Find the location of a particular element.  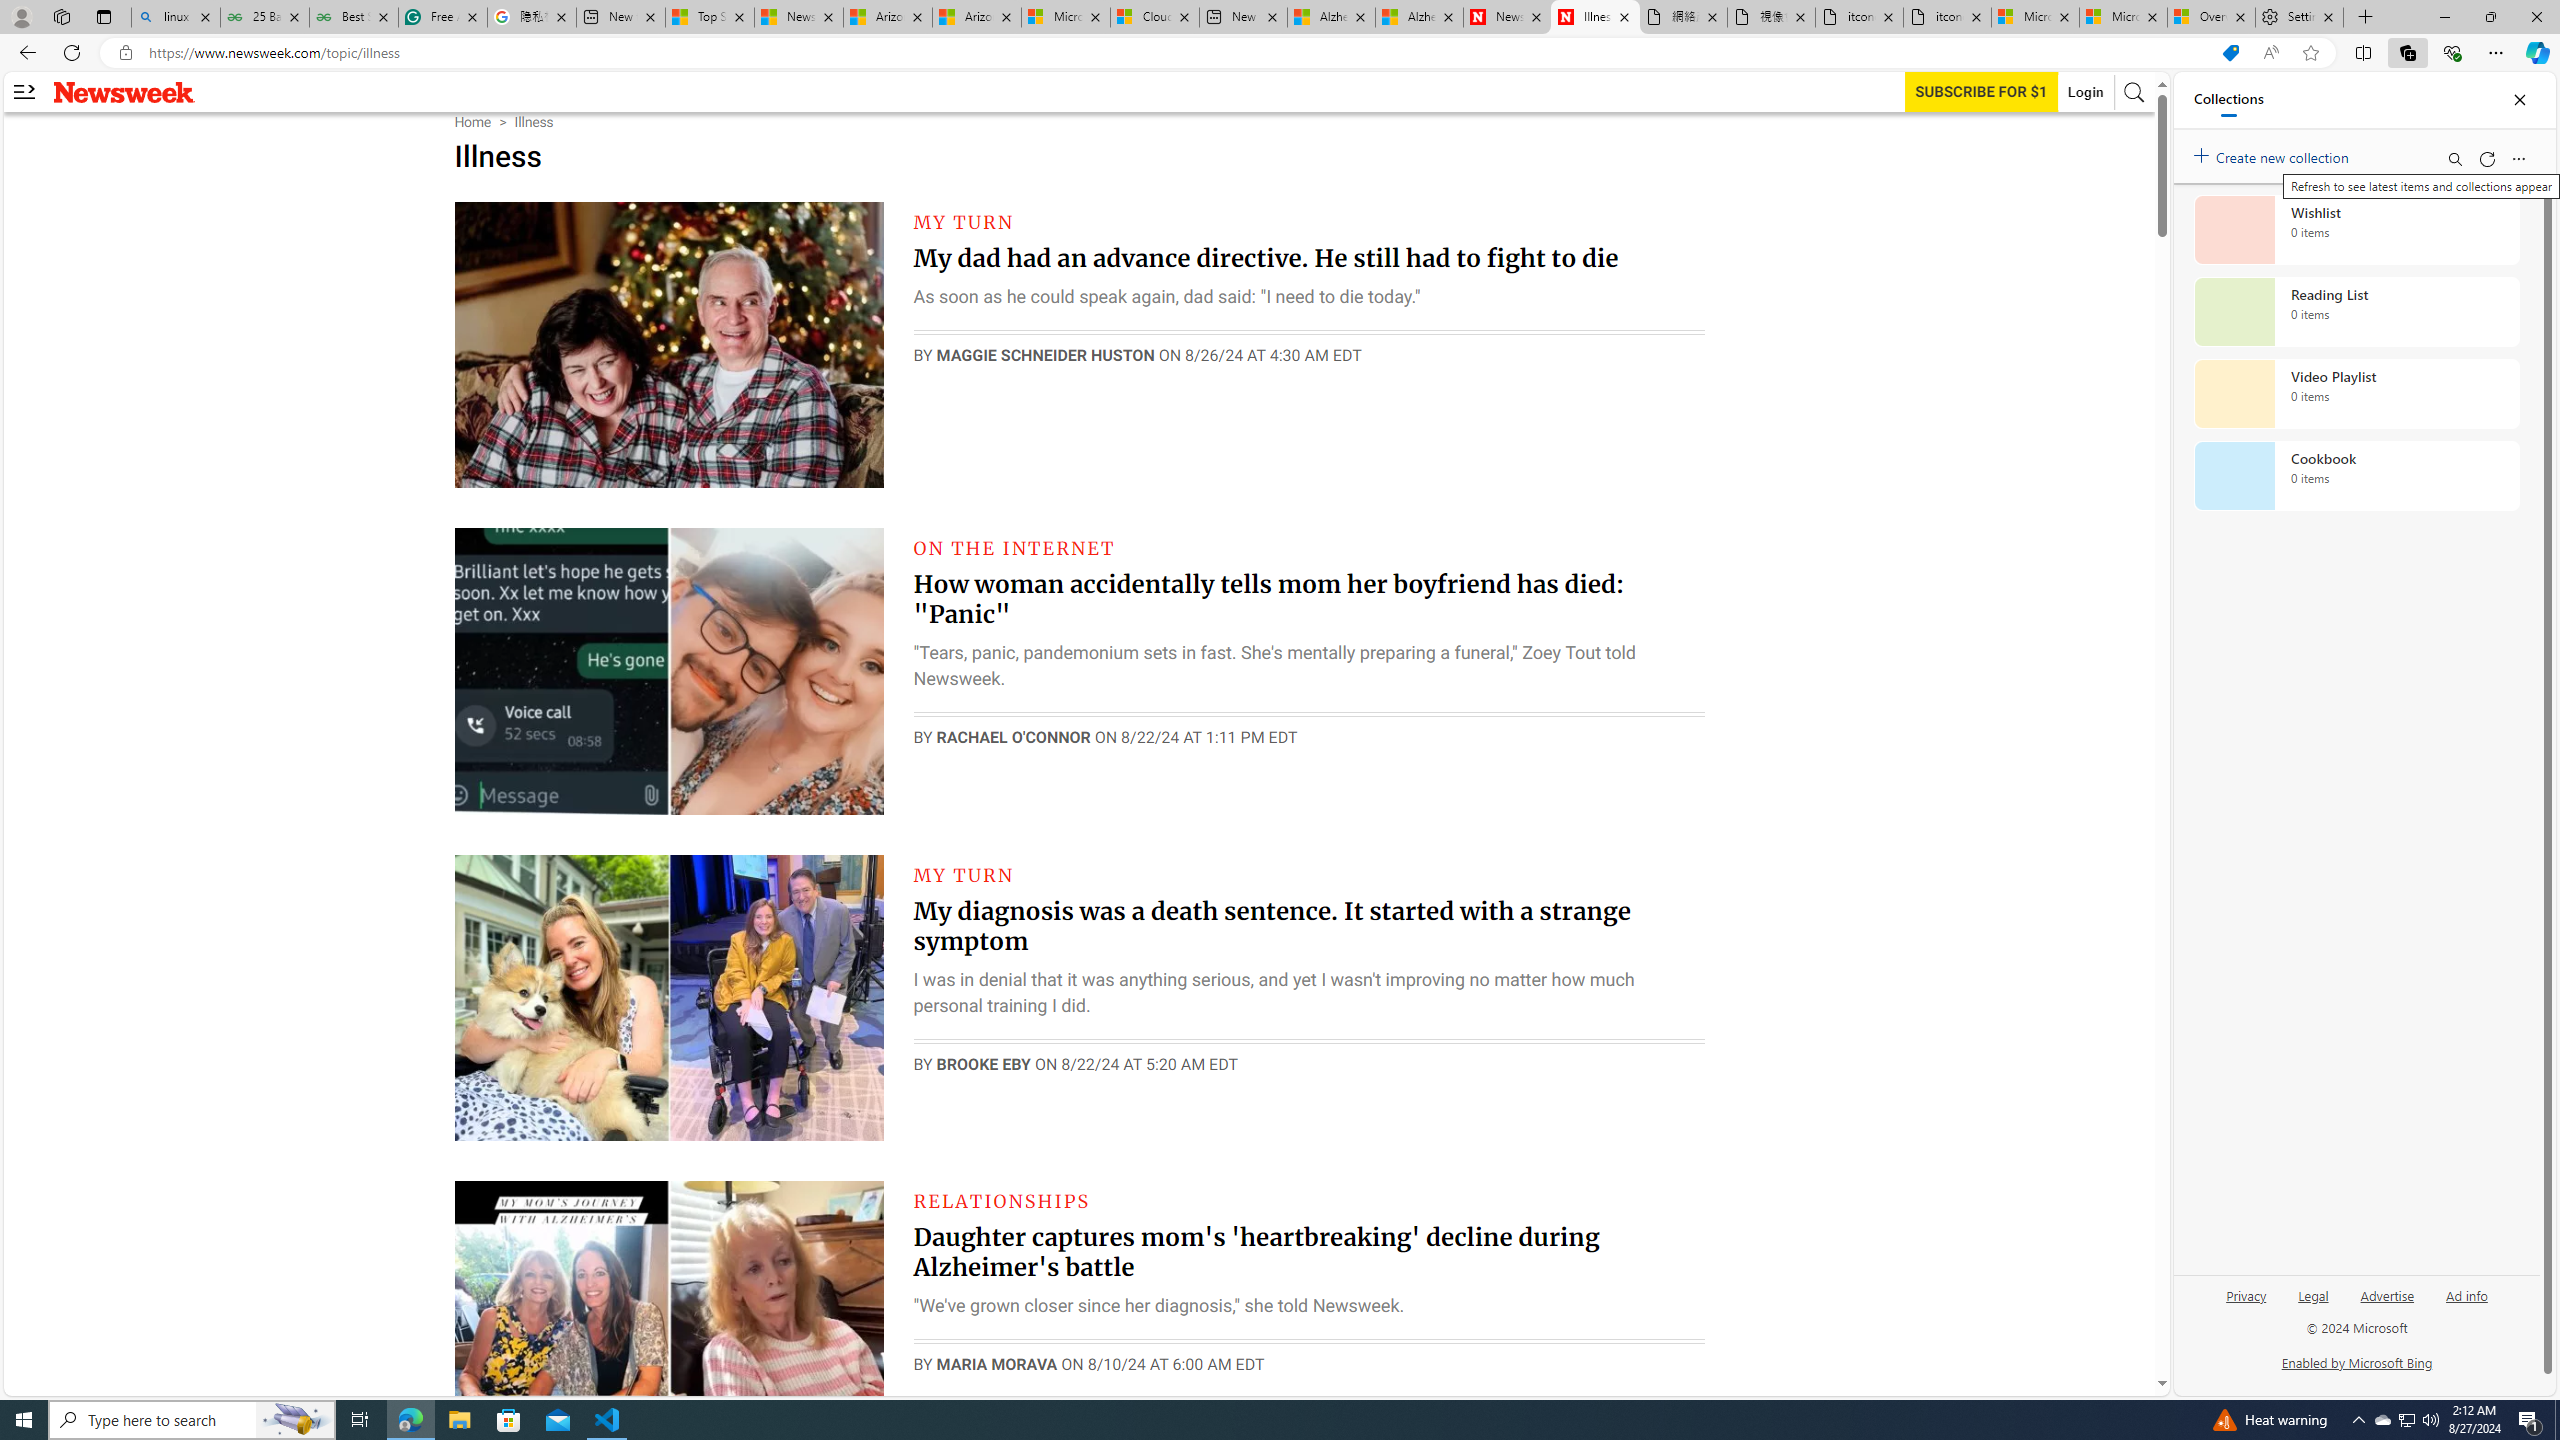

'Legal' is located at coordinates (2311, 1302).